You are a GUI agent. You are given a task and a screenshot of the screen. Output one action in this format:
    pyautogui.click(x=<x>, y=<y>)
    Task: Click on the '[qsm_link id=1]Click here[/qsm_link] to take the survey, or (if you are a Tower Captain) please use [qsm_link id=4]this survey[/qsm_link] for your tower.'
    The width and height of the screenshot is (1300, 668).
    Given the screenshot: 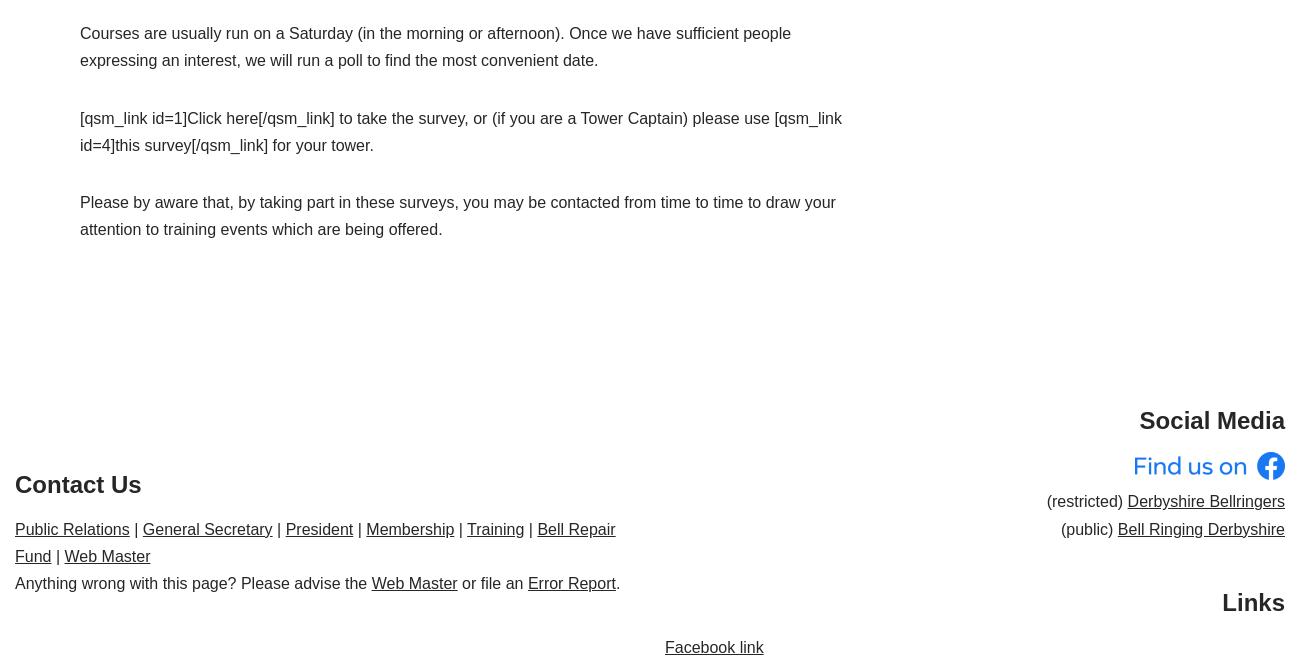 What is the action you would take?
    pyautogui.click(x=459, y=129)
    